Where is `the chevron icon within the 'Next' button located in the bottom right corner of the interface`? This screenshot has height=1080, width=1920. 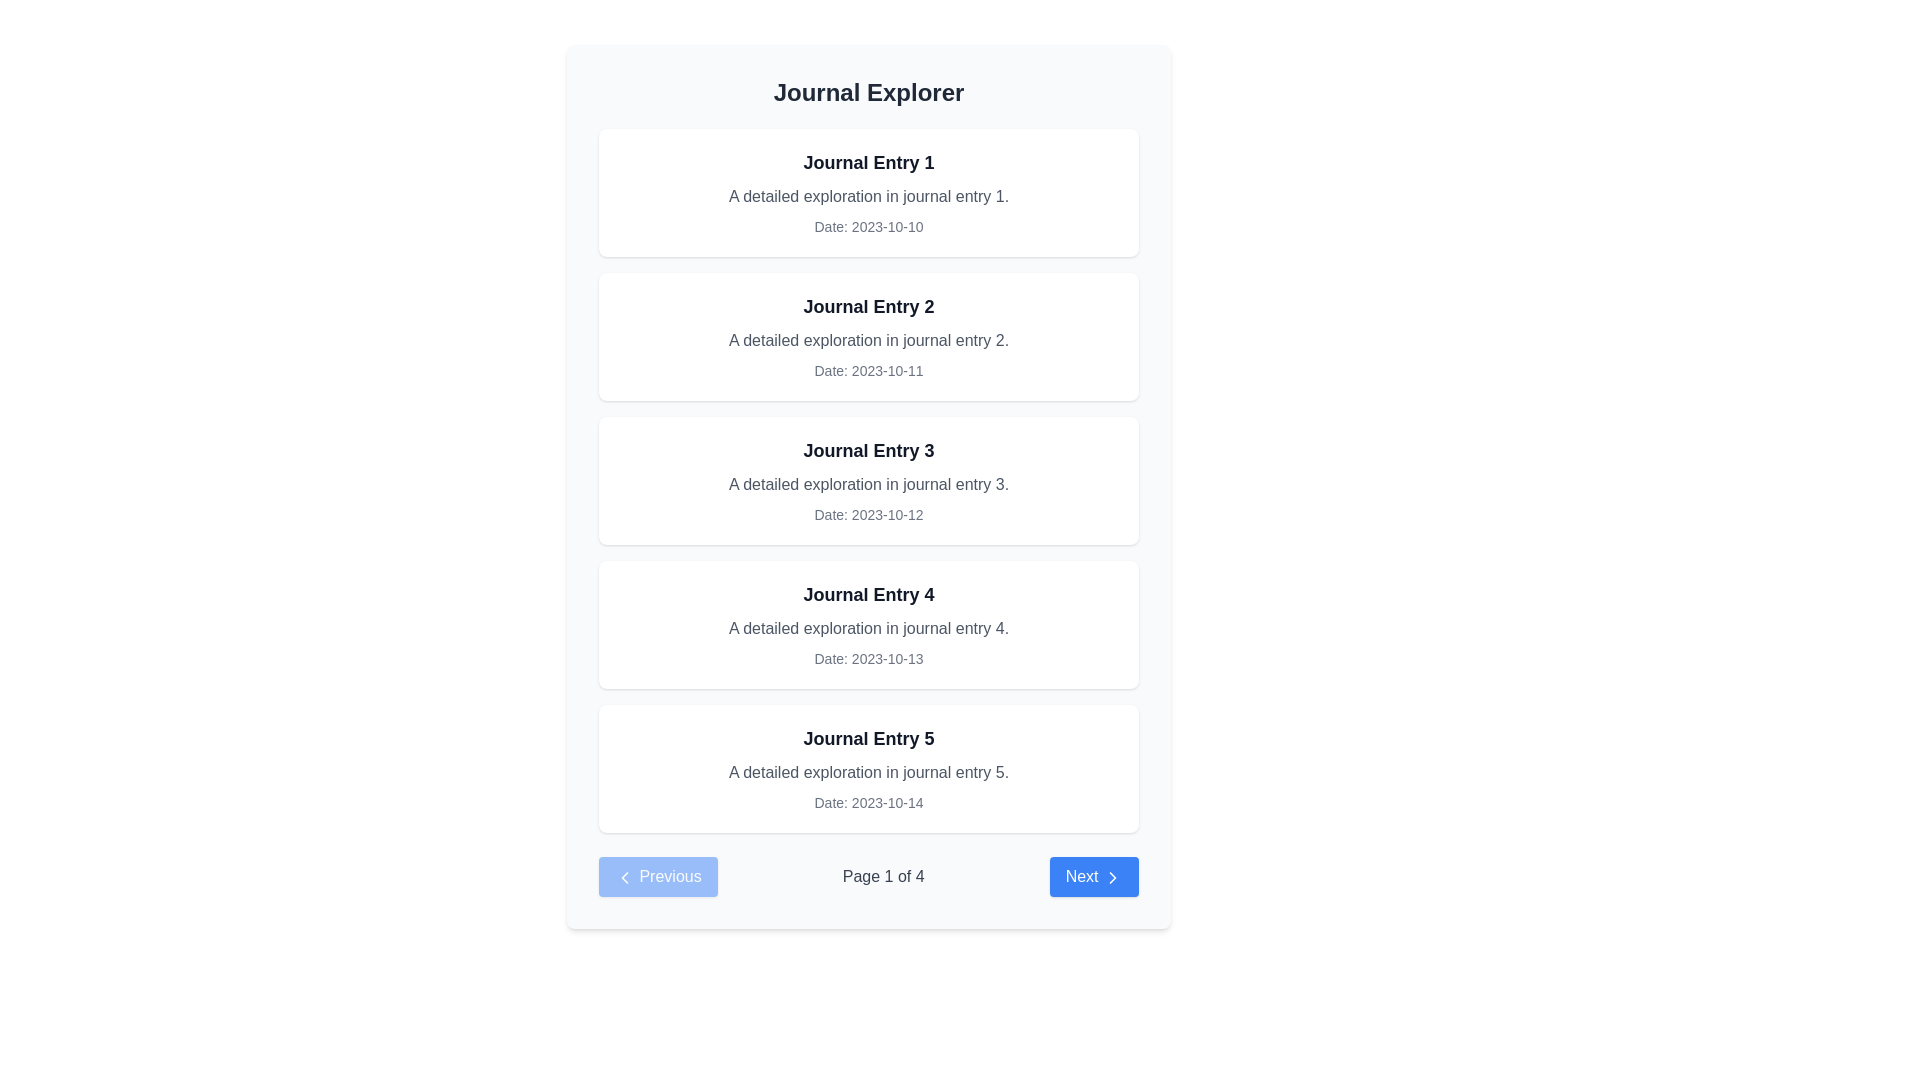 the chevron icon within the 'Next' button located in the bottom right corner of the interface is located at coordinates (1112, 875).